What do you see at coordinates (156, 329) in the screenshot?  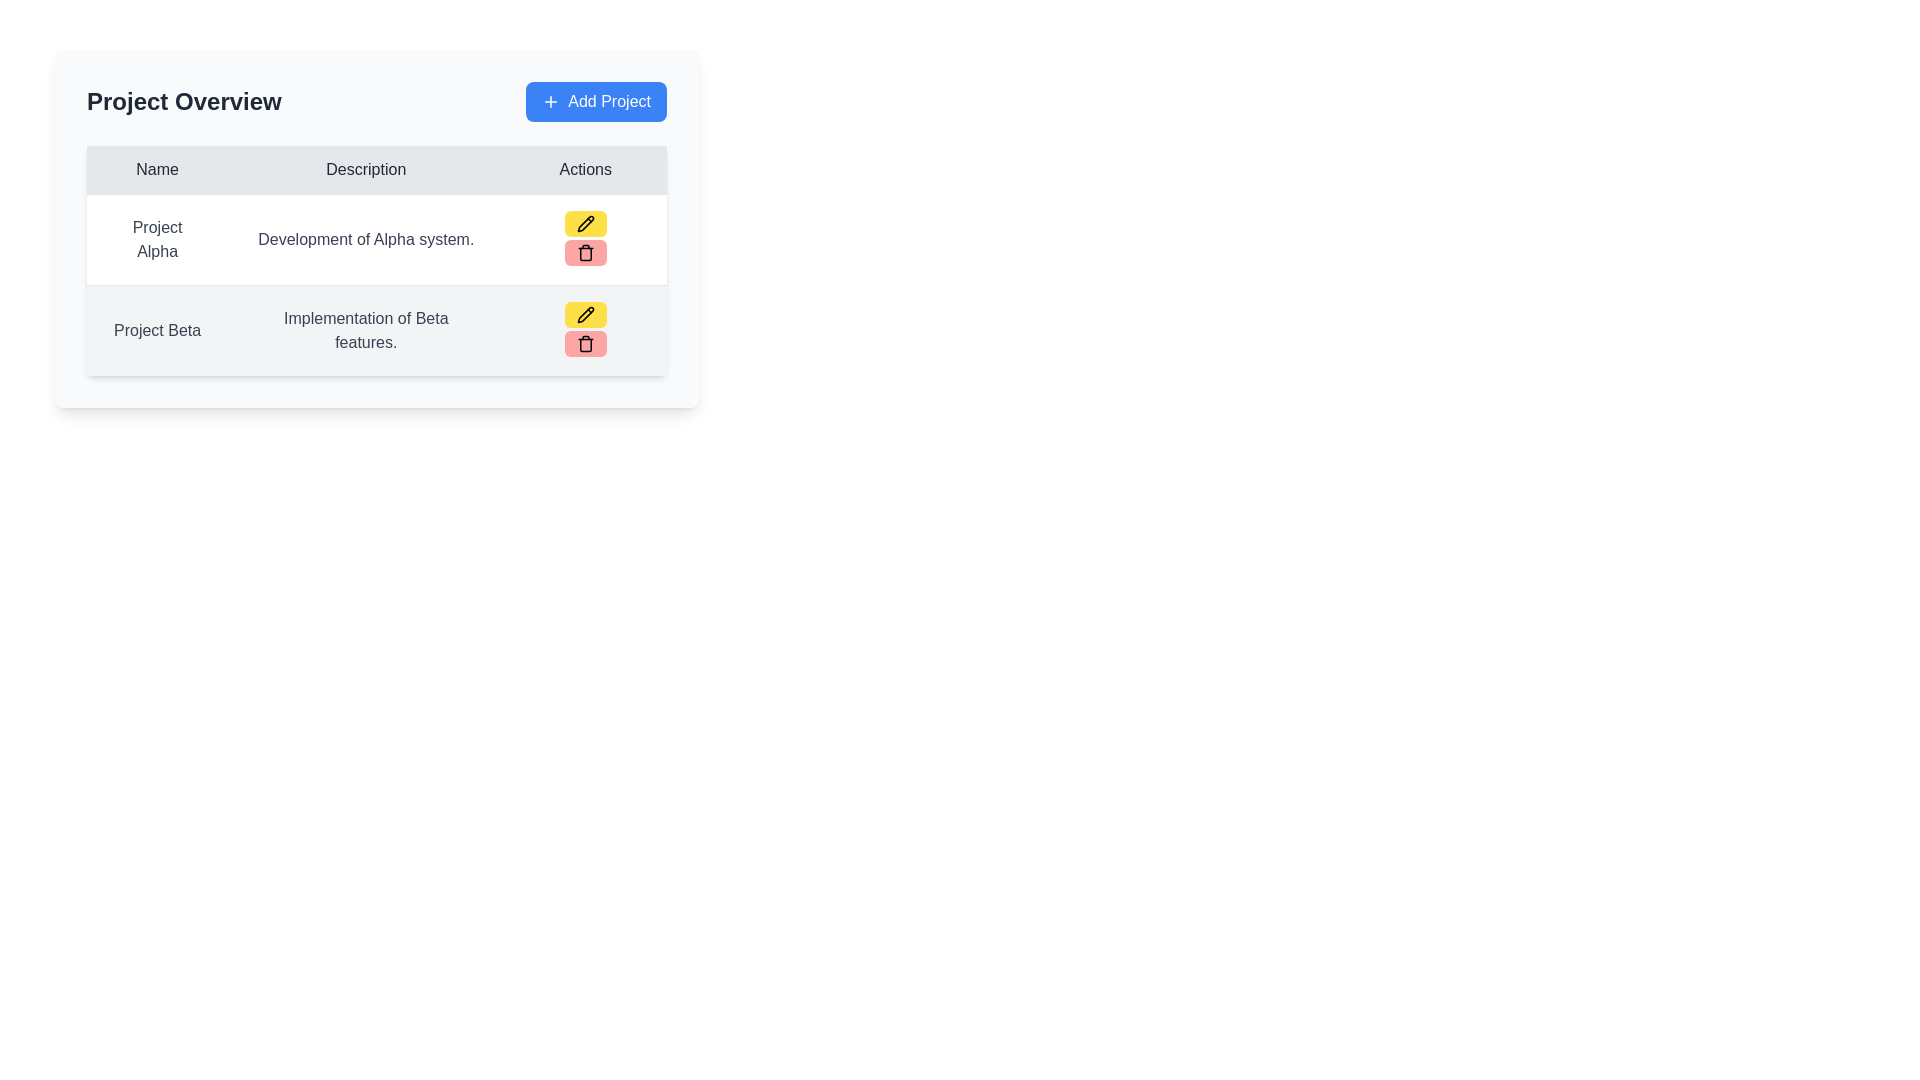 I see `the text label in the second row of the table under the 'Name' column that identifies the project as 'Implementation of Beta features.'` at bounding box center [156, 329].